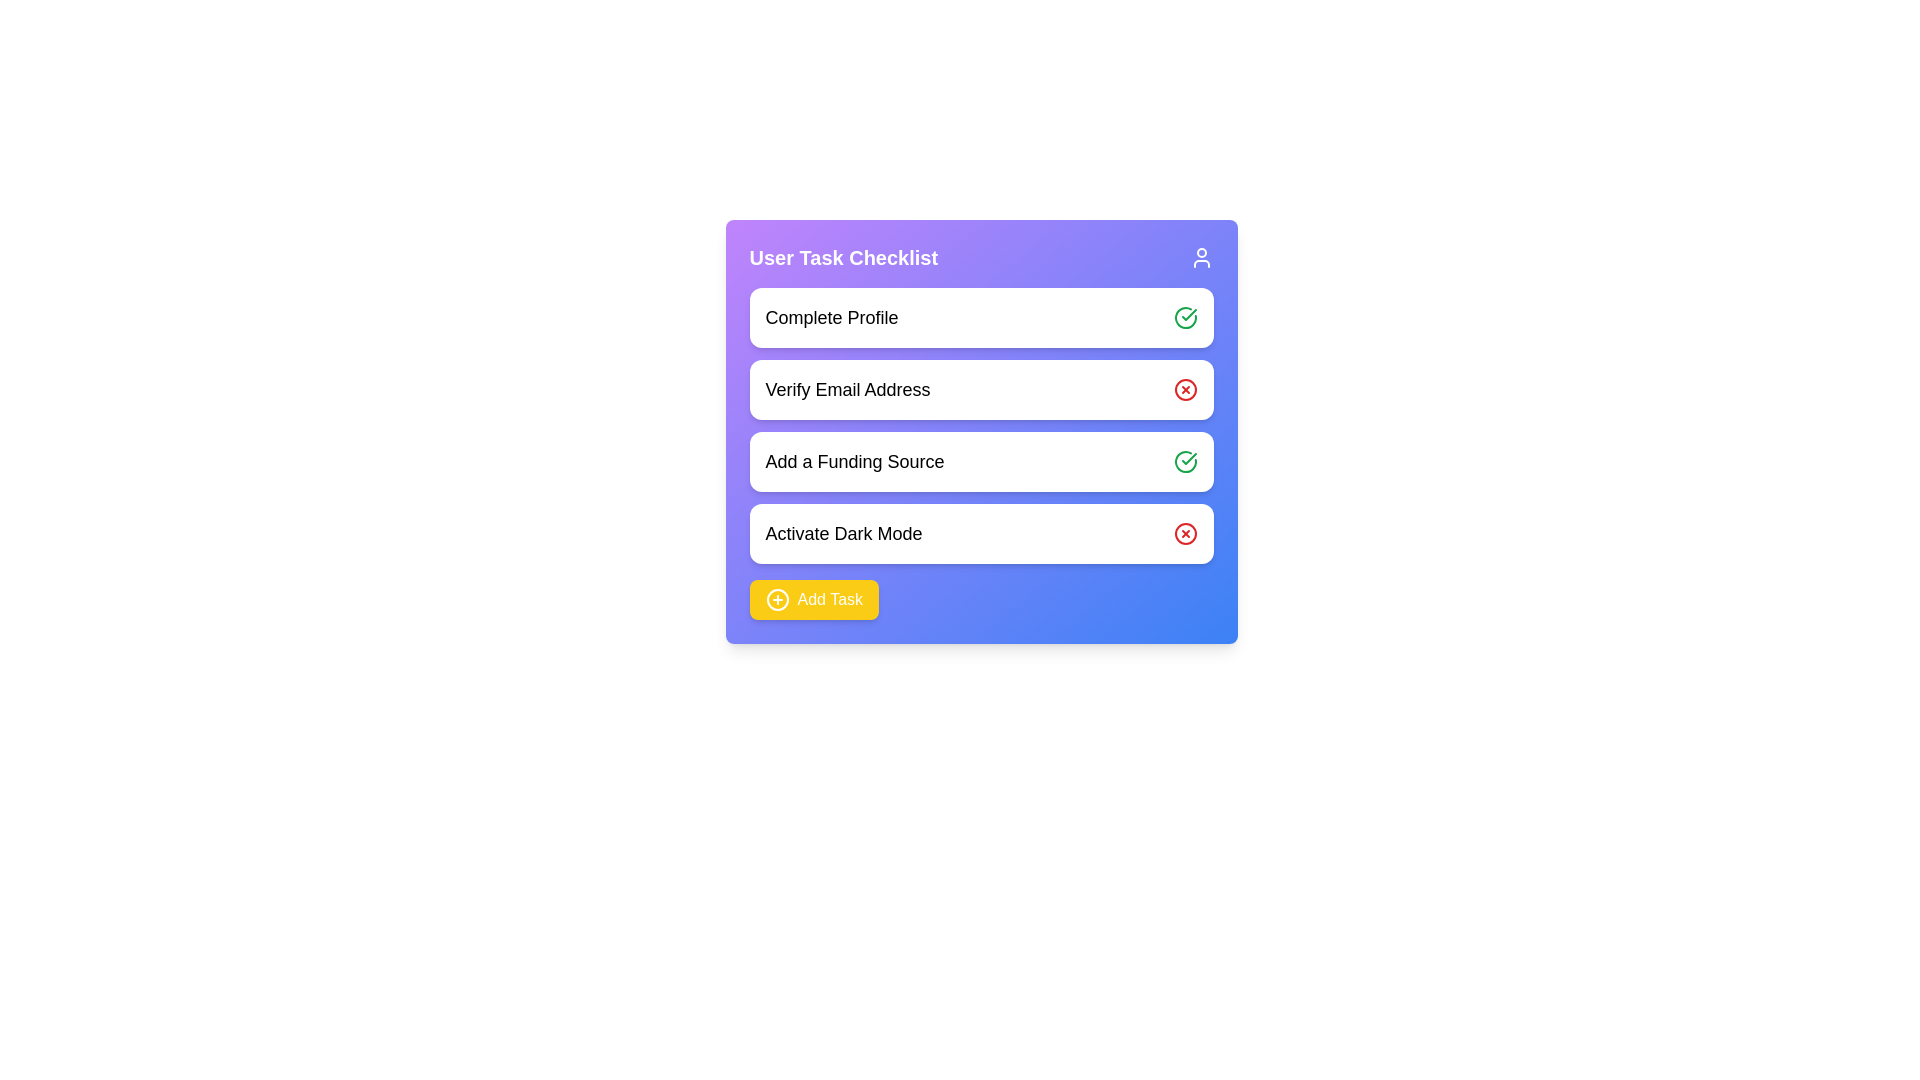 The image size is (1920, 1080). I want to click on the 'Add Task' button, which is a yellow rectangular button with rounded corners containing the text 'Add Task' in bold sans-serif font, located at the bottom-left corner of the checklist interface, so click(830, 599).